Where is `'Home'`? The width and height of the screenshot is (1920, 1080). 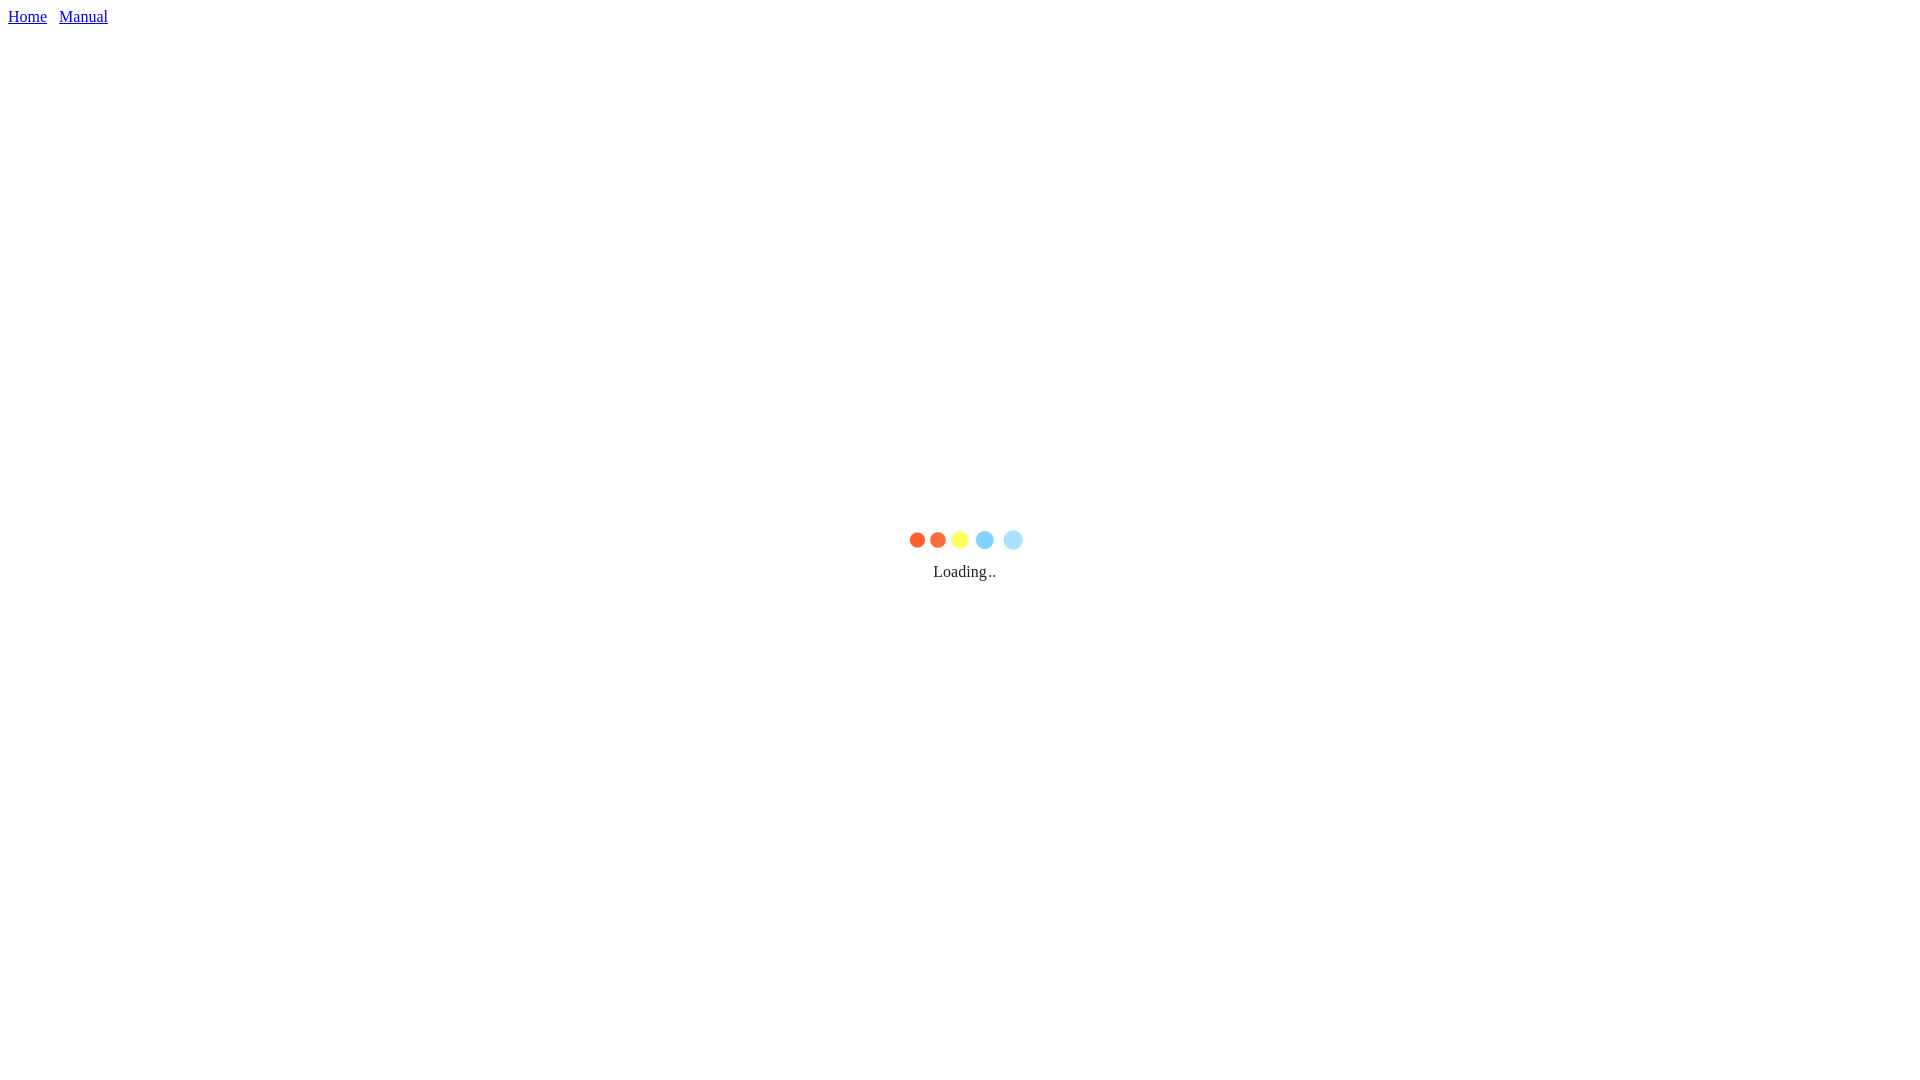 'Home' is located at coordinates (8, 16).